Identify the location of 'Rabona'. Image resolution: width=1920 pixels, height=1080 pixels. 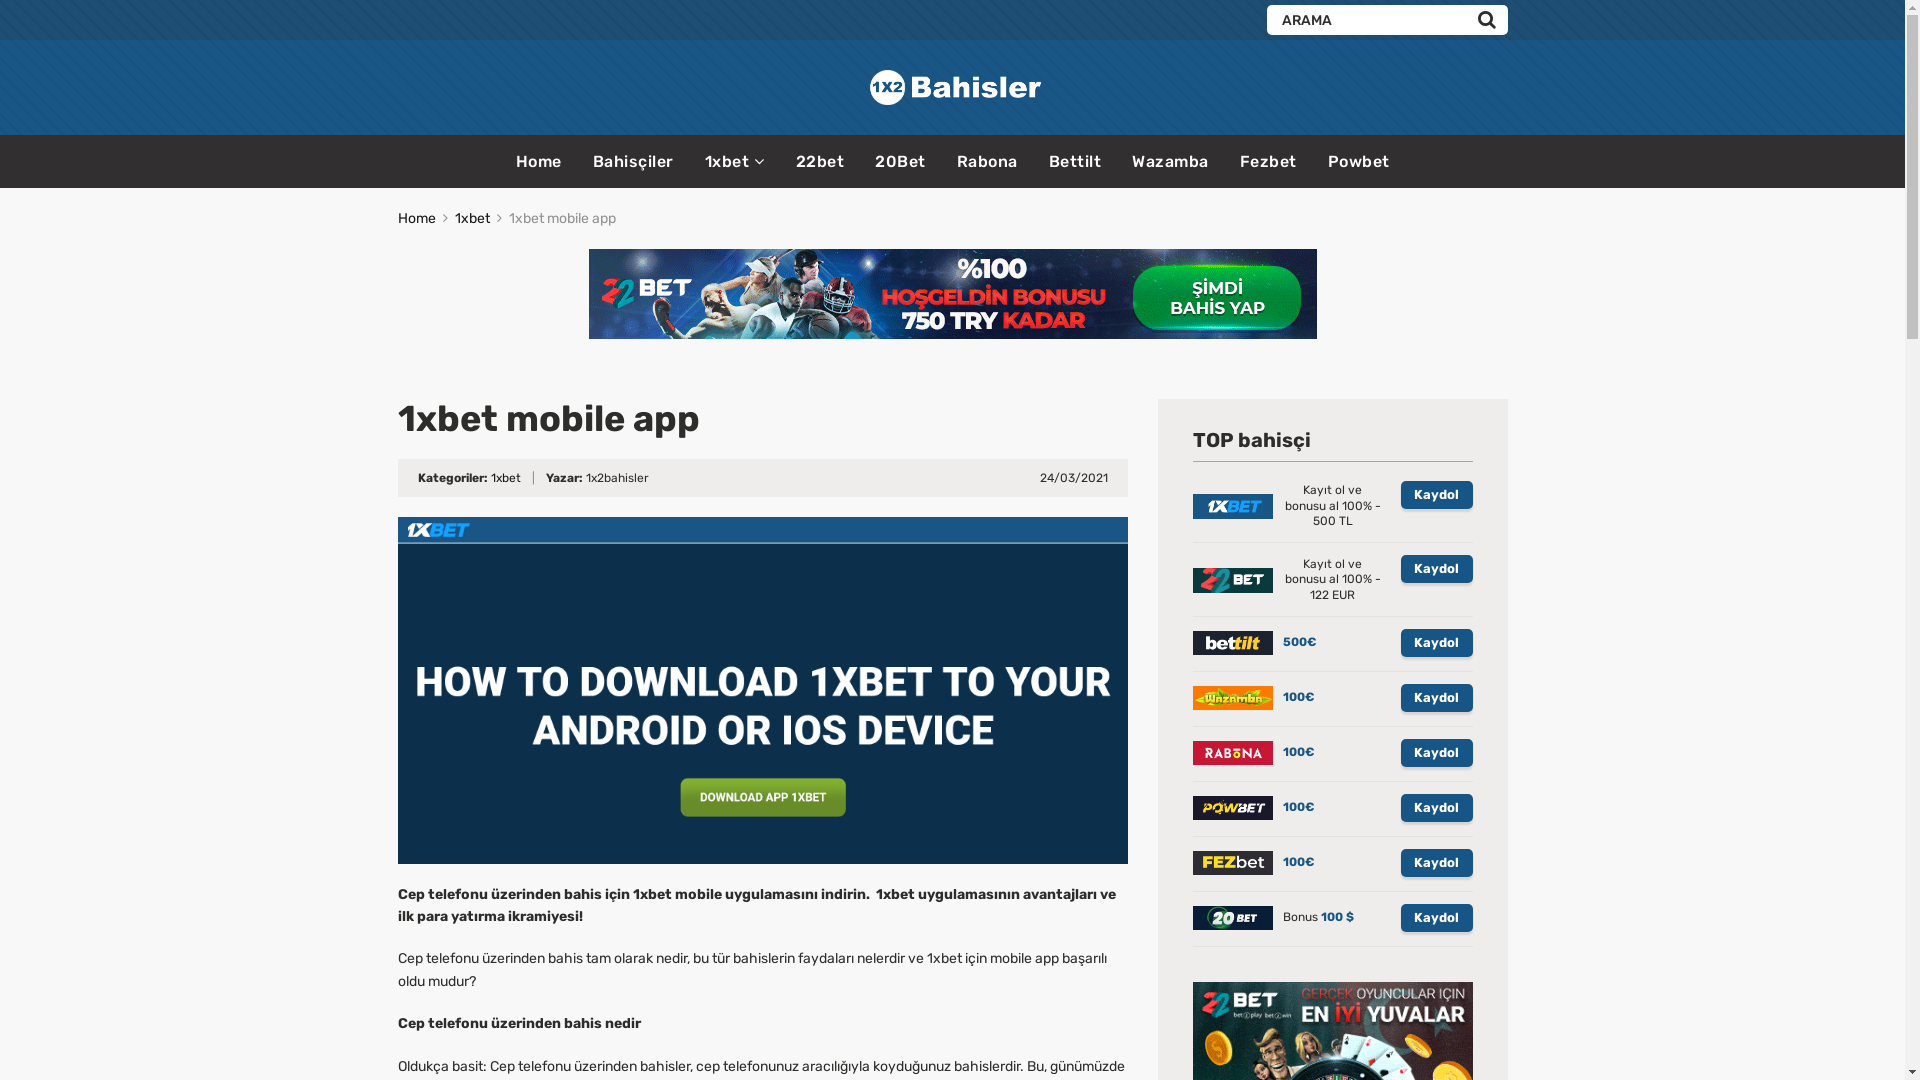
(986, 161).